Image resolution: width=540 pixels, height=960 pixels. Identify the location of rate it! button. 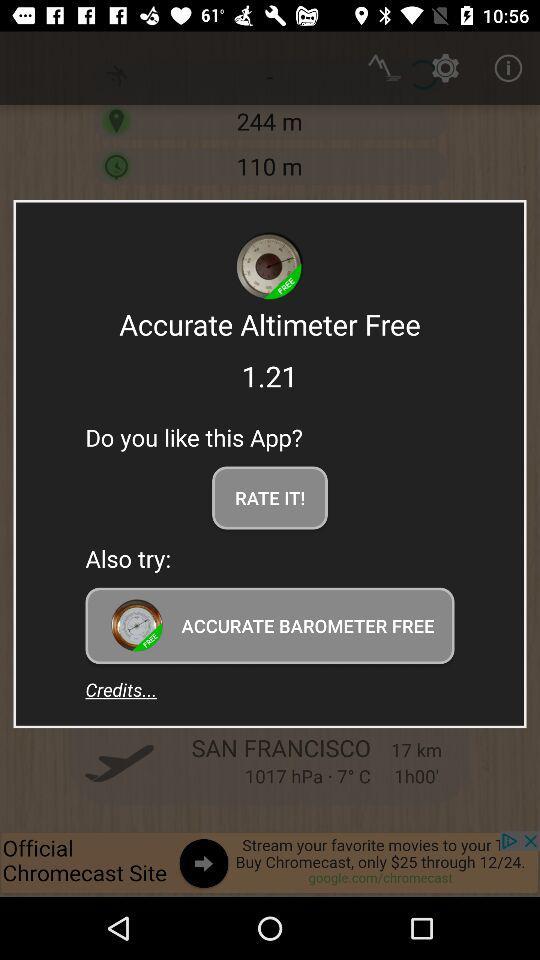
(270, 496).